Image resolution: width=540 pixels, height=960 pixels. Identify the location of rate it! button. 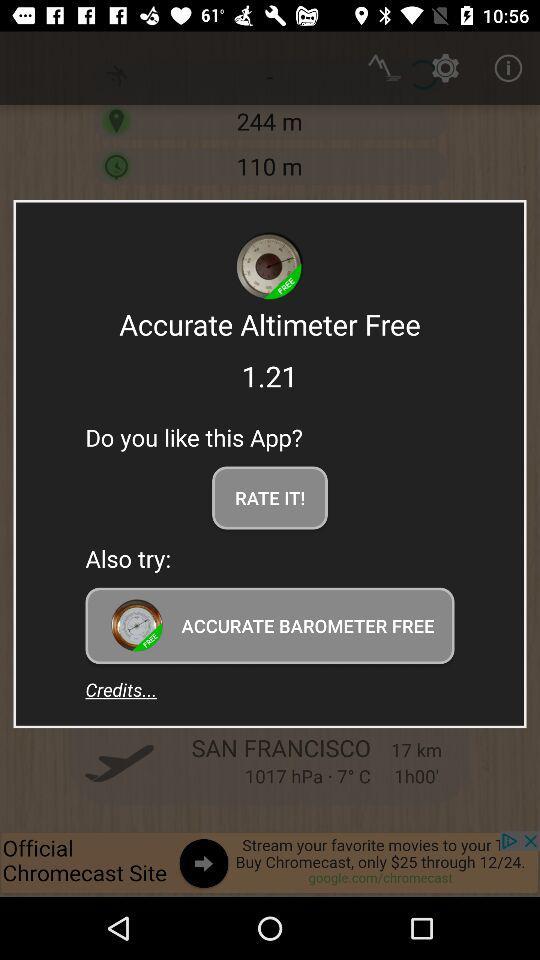
(270, 496).